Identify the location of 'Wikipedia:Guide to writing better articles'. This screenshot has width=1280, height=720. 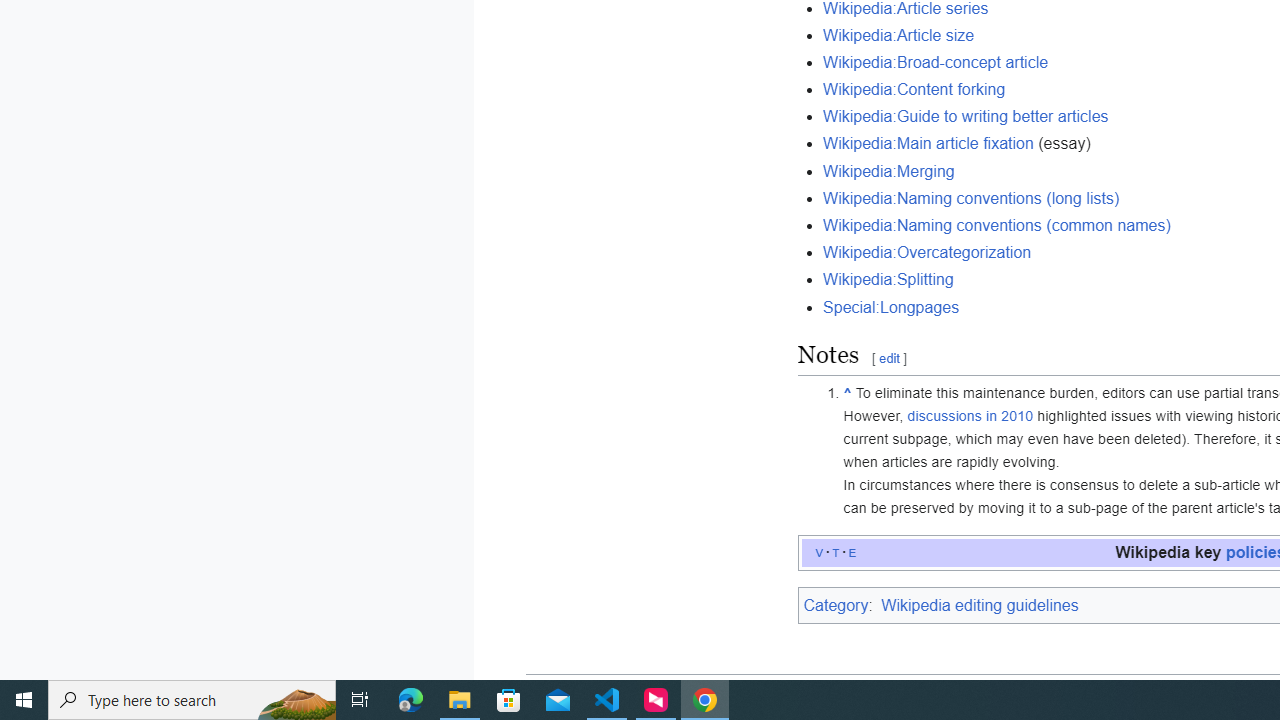
(965, 117).